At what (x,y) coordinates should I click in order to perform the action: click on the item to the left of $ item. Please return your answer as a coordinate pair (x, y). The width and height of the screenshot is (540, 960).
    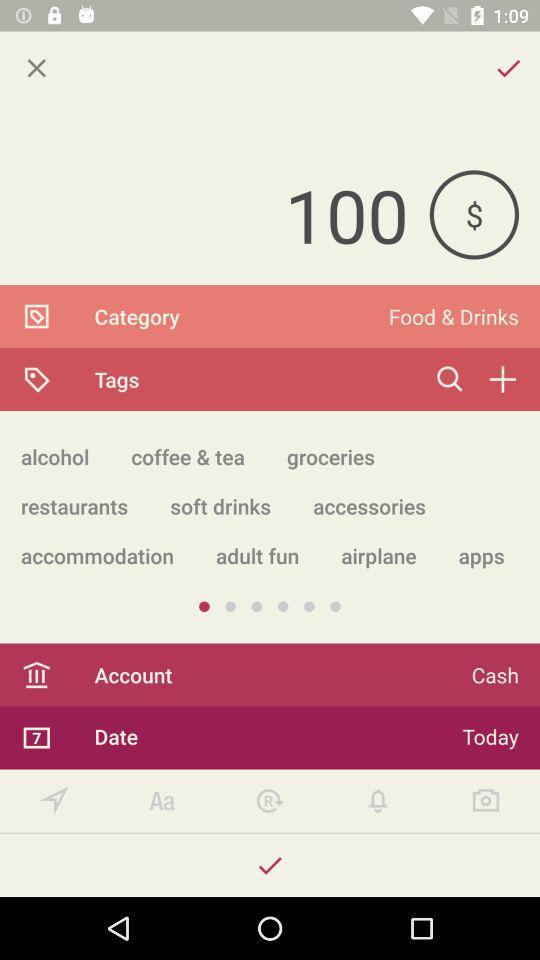
    Looking at the image, I should click on (213, 214).